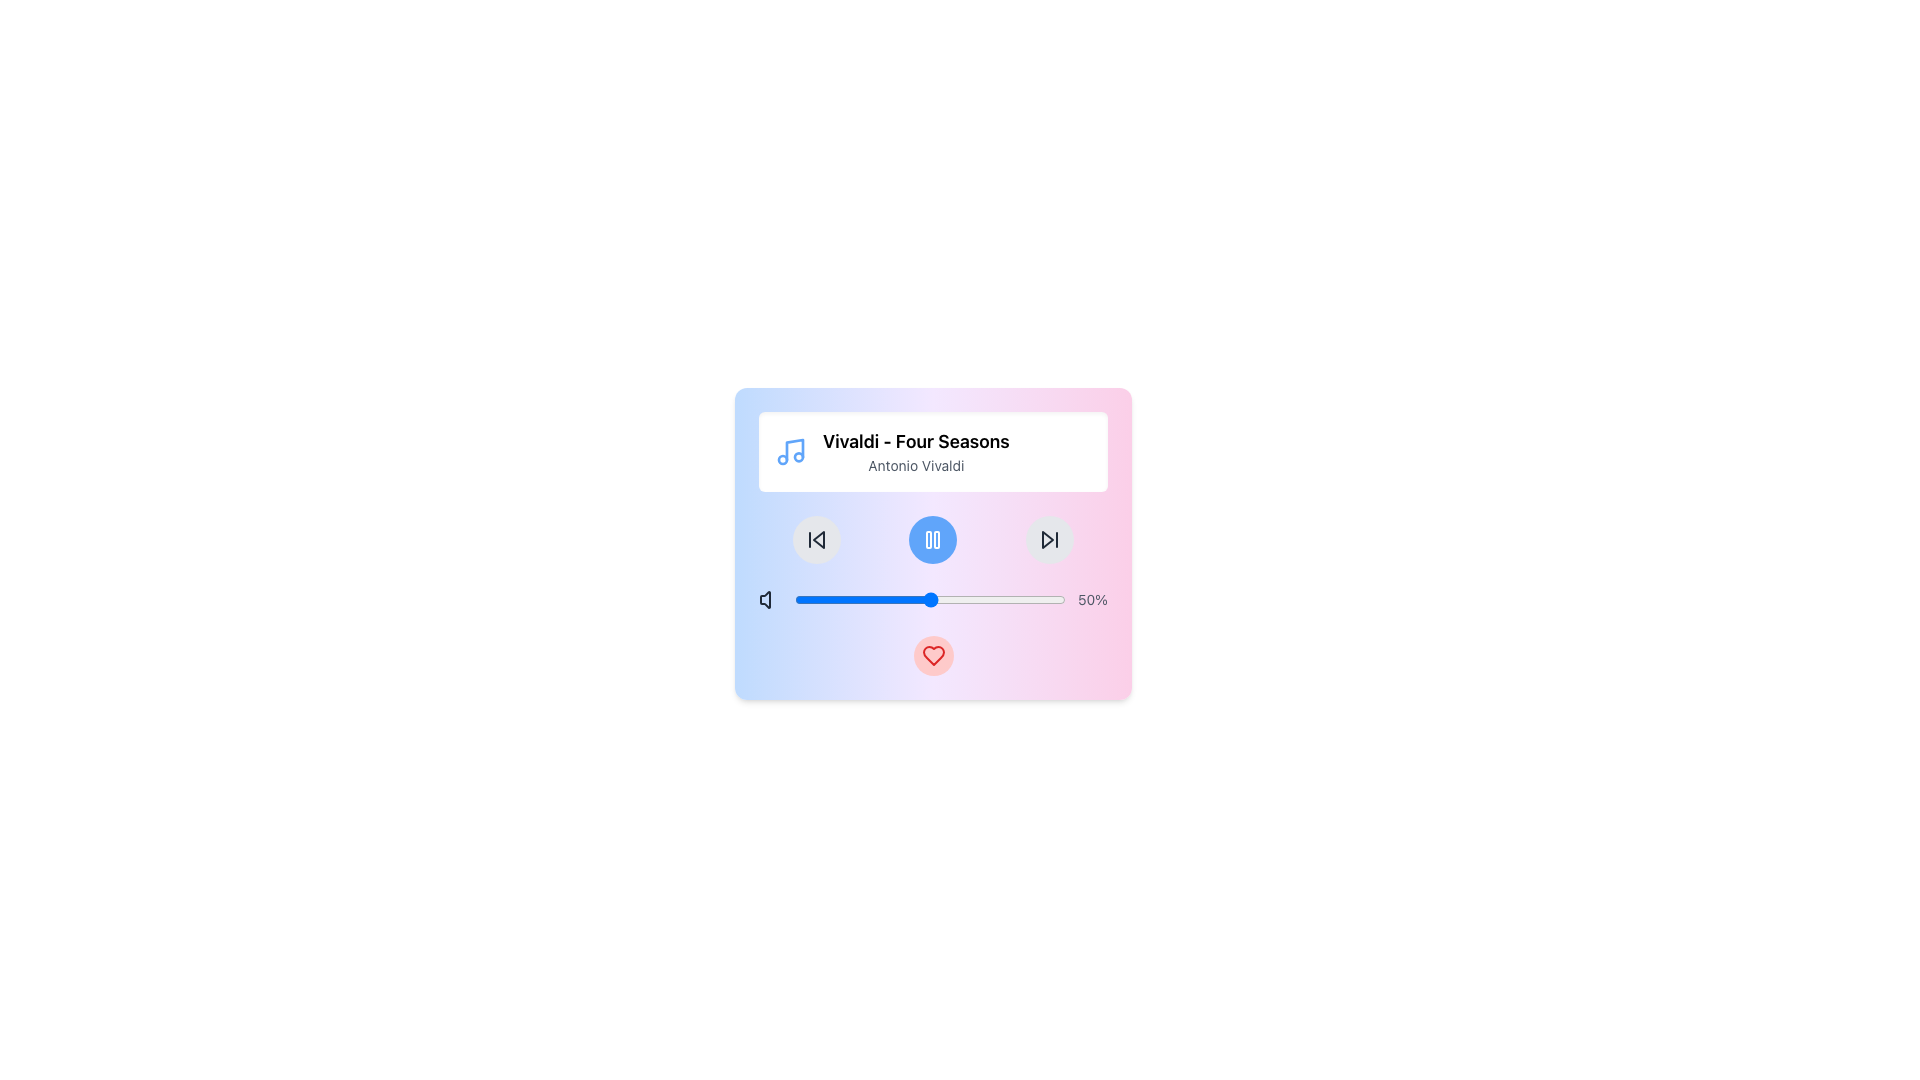 The image size is (1920, 1080). I want to click on the dark gray triangular button located to the left of the circular pause button to initiate the skip-back action, so click(819, 540).